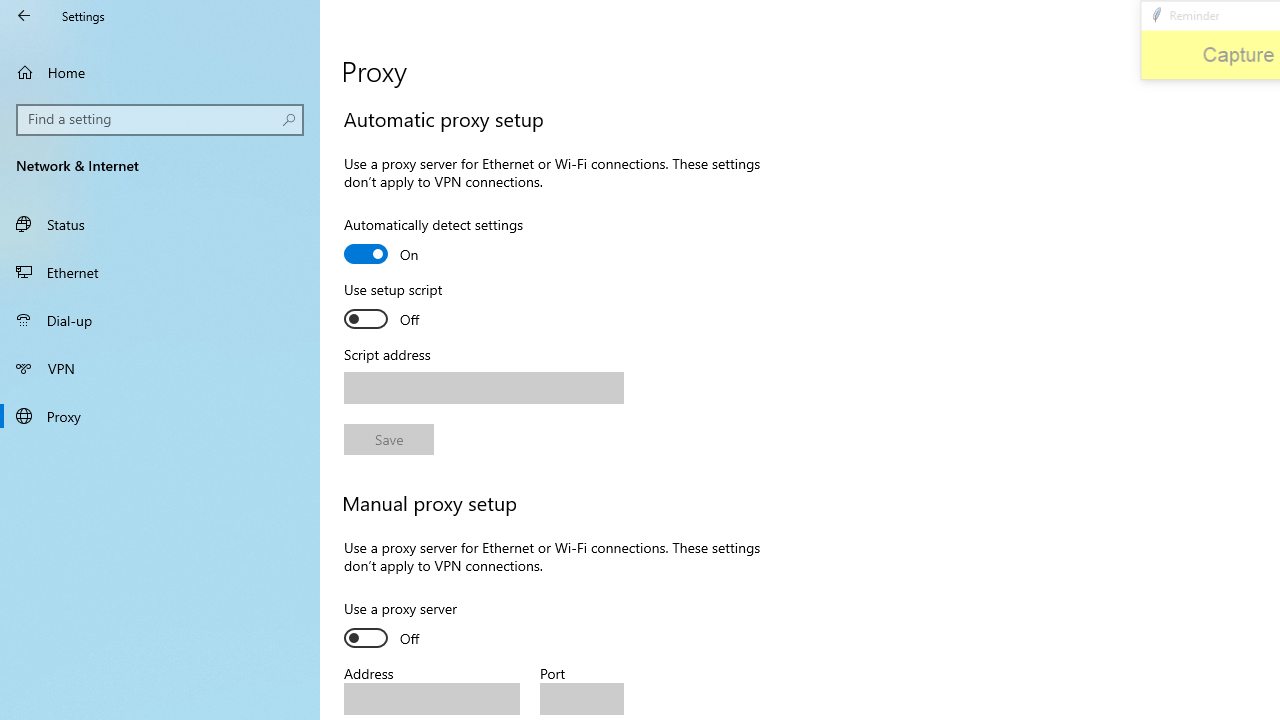 Image resolution: width=1280 pixels, height=720 pixels. What do you see at coordinates (431, 698) in the screenshot?
I see `'Address'` at bounding box center [431, 698].